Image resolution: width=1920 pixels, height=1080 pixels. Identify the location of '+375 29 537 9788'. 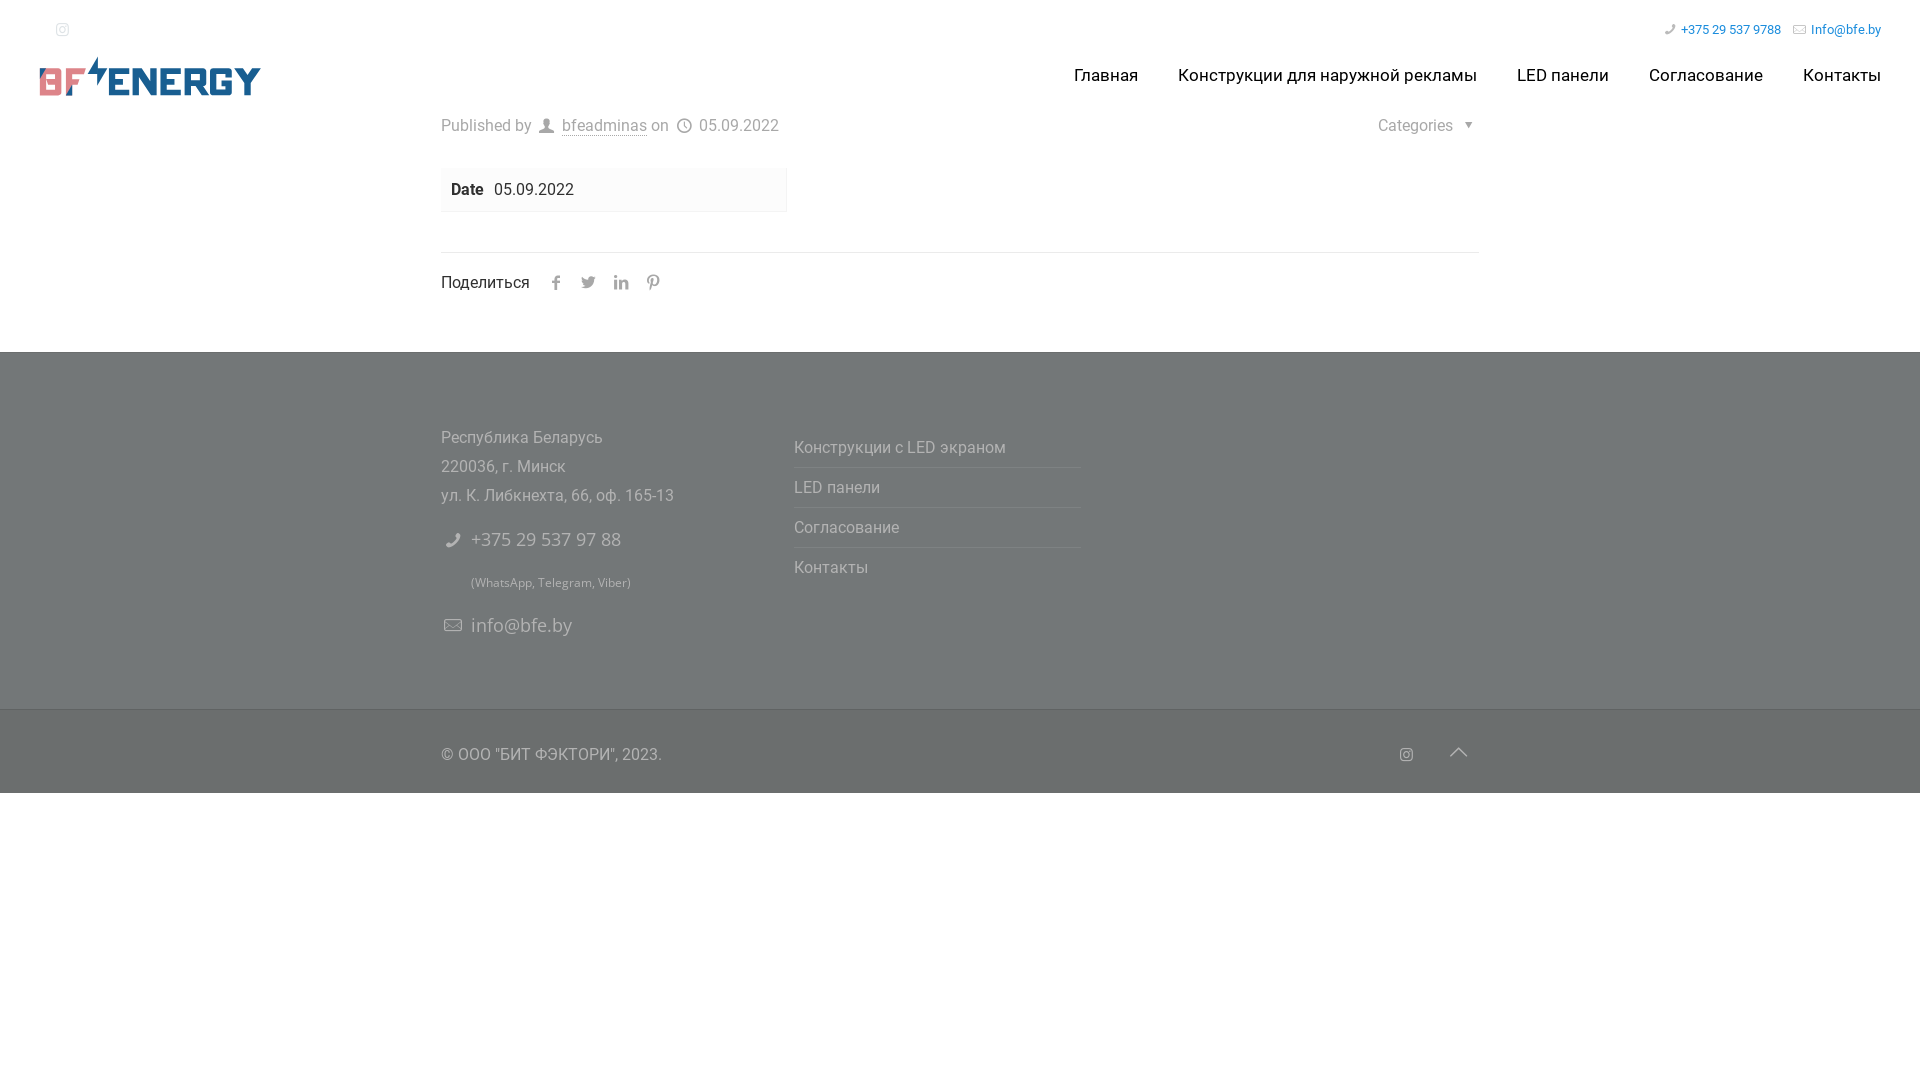
(1680, 29).